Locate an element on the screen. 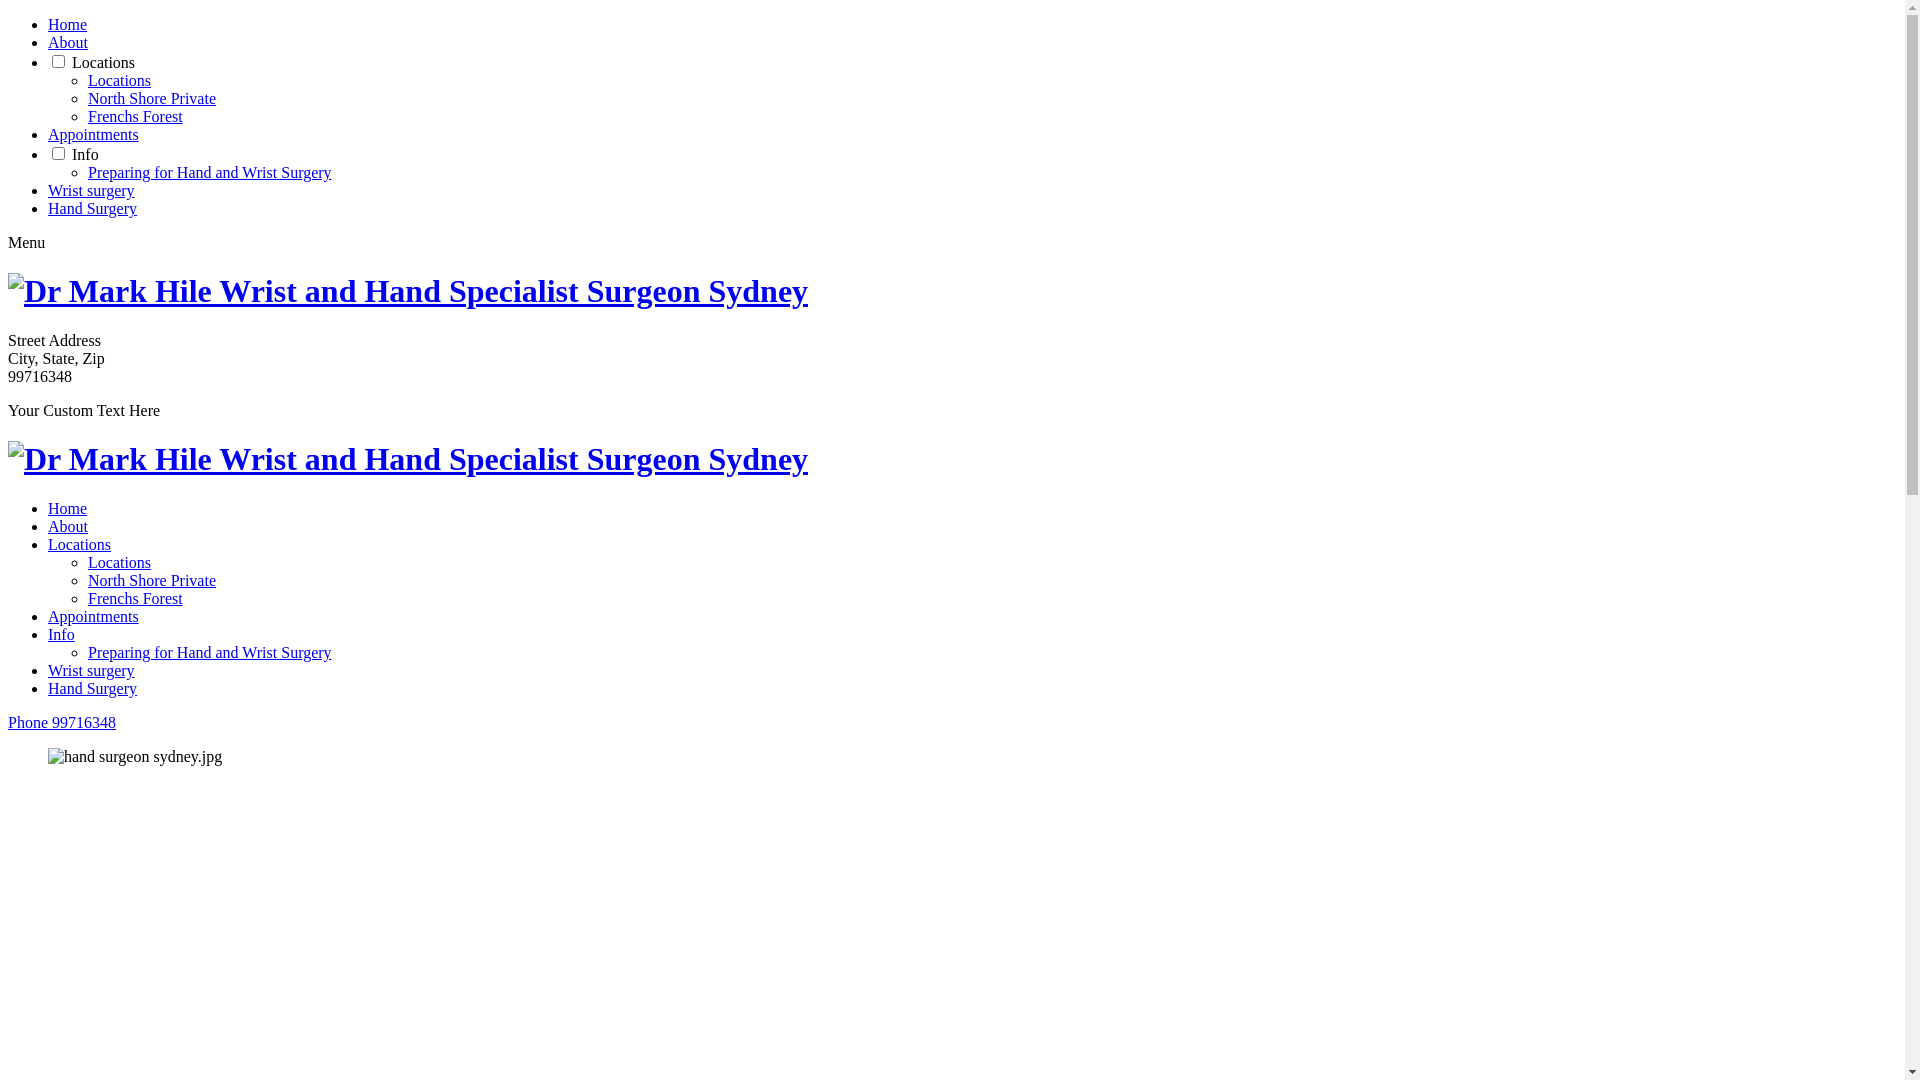 The width and height of the screenshot is (1920, 1080). 'Locations' is located at coordinates (118, 79).